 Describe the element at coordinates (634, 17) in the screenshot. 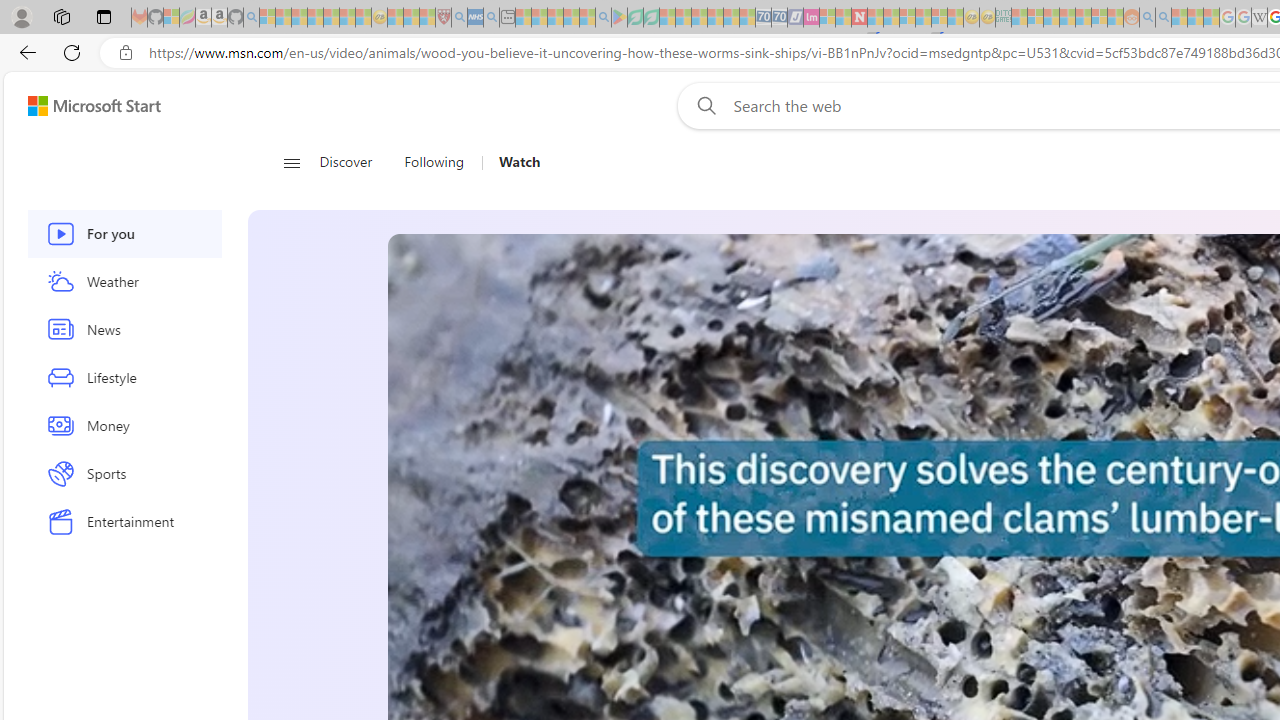

I see `'Terms of Use Agreement - Sleeping'` at that location.